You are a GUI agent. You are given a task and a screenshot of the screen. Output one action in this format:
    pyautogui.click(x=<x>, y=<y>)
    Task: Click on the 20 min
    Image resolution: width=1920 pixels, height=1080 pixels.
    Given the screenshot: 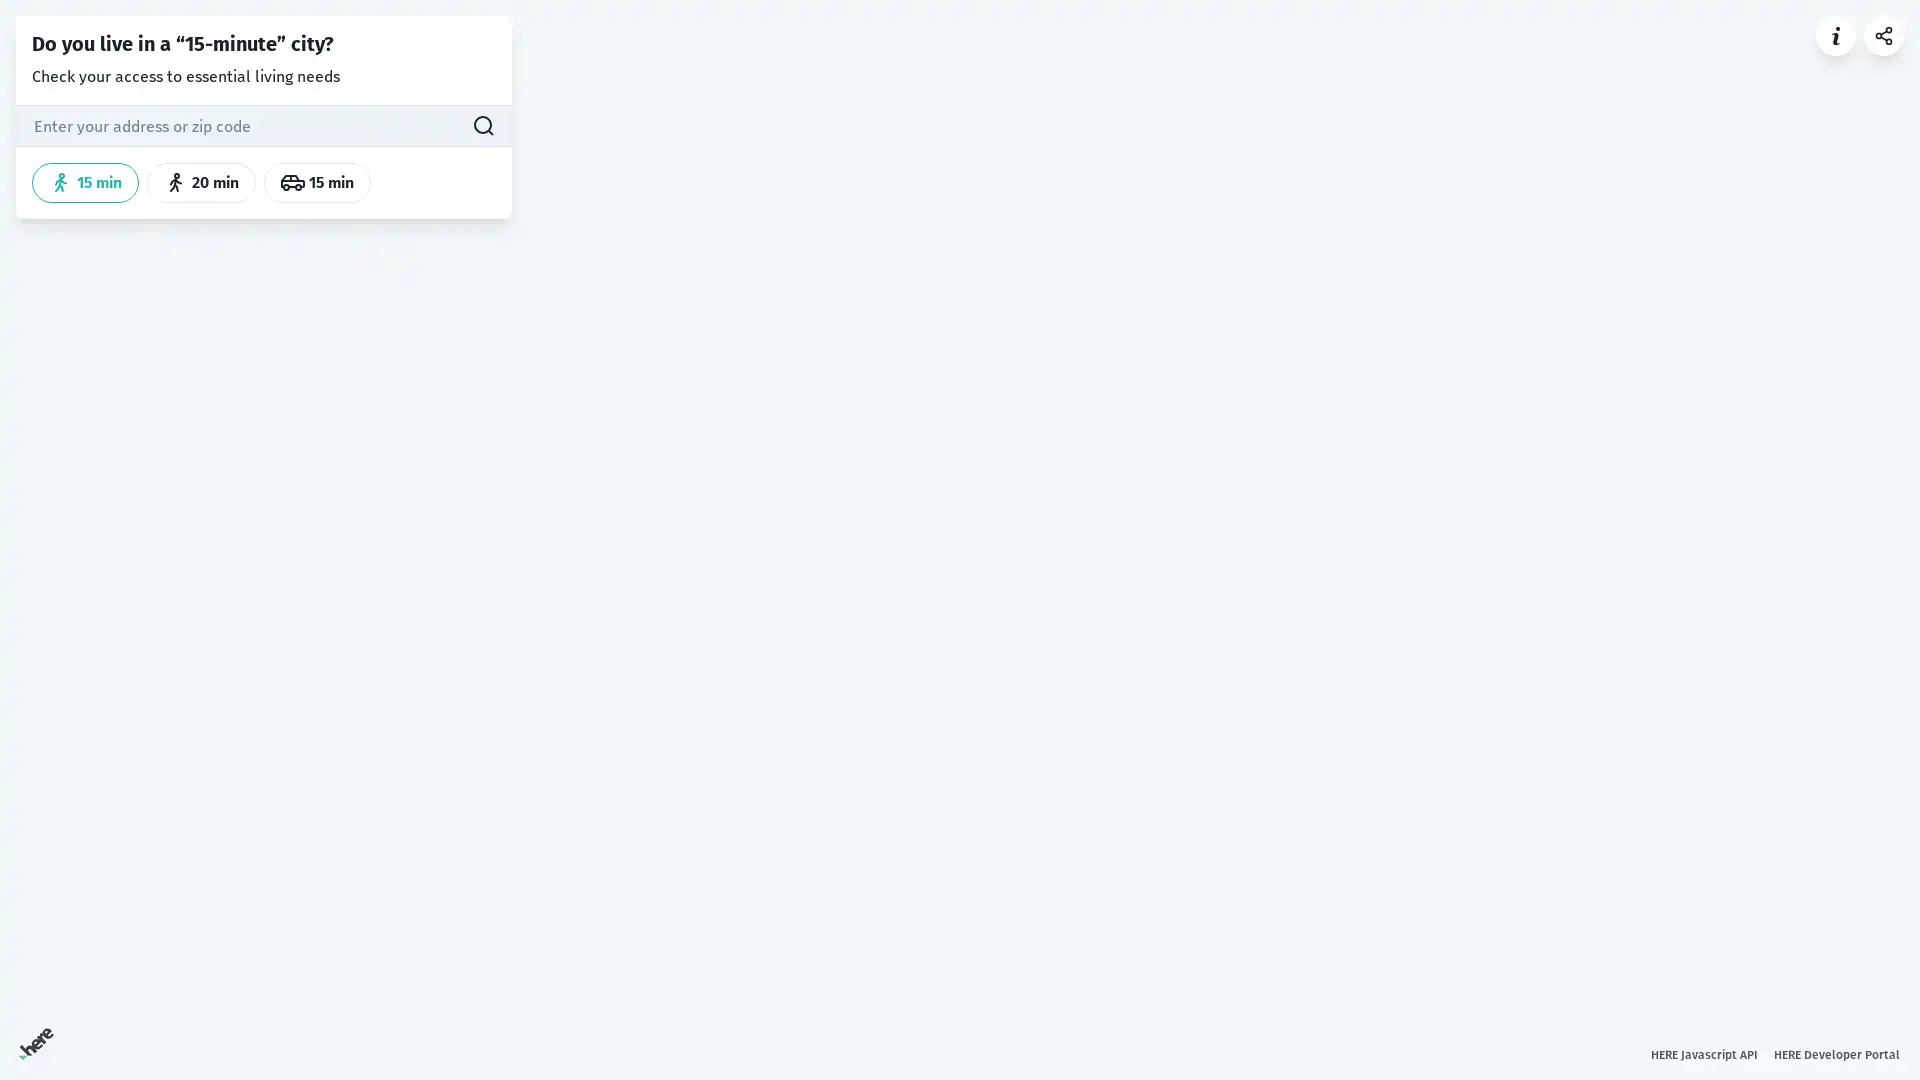 What is the action you would take?
    pyautogui.click(x=201, y=182)
    